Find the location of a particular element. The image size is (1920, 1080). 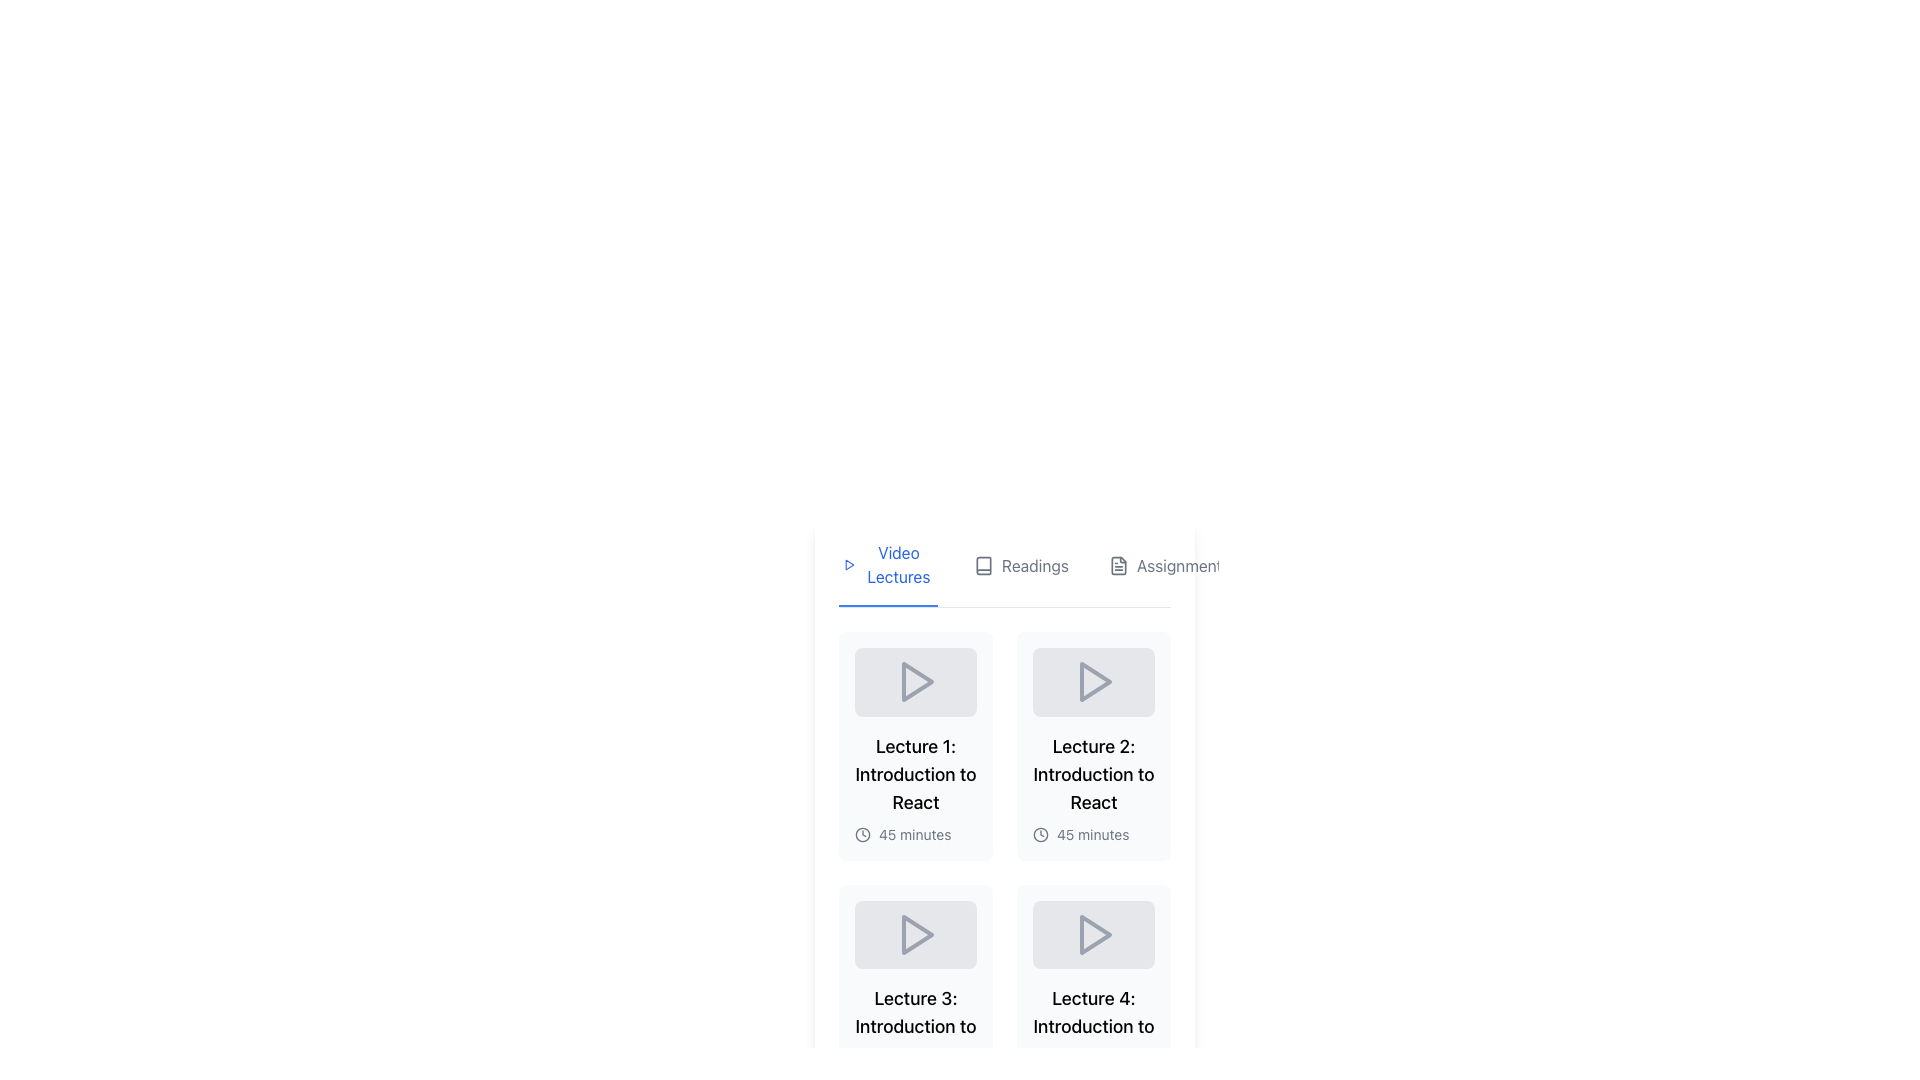

the clock icon, which features a rounded circular border and two lines representing clock hands, located to the left of the '45 minutes' text in the second column of items under the title 'Lecture 2: Introduction to React' is located at coordinates (863, 833).